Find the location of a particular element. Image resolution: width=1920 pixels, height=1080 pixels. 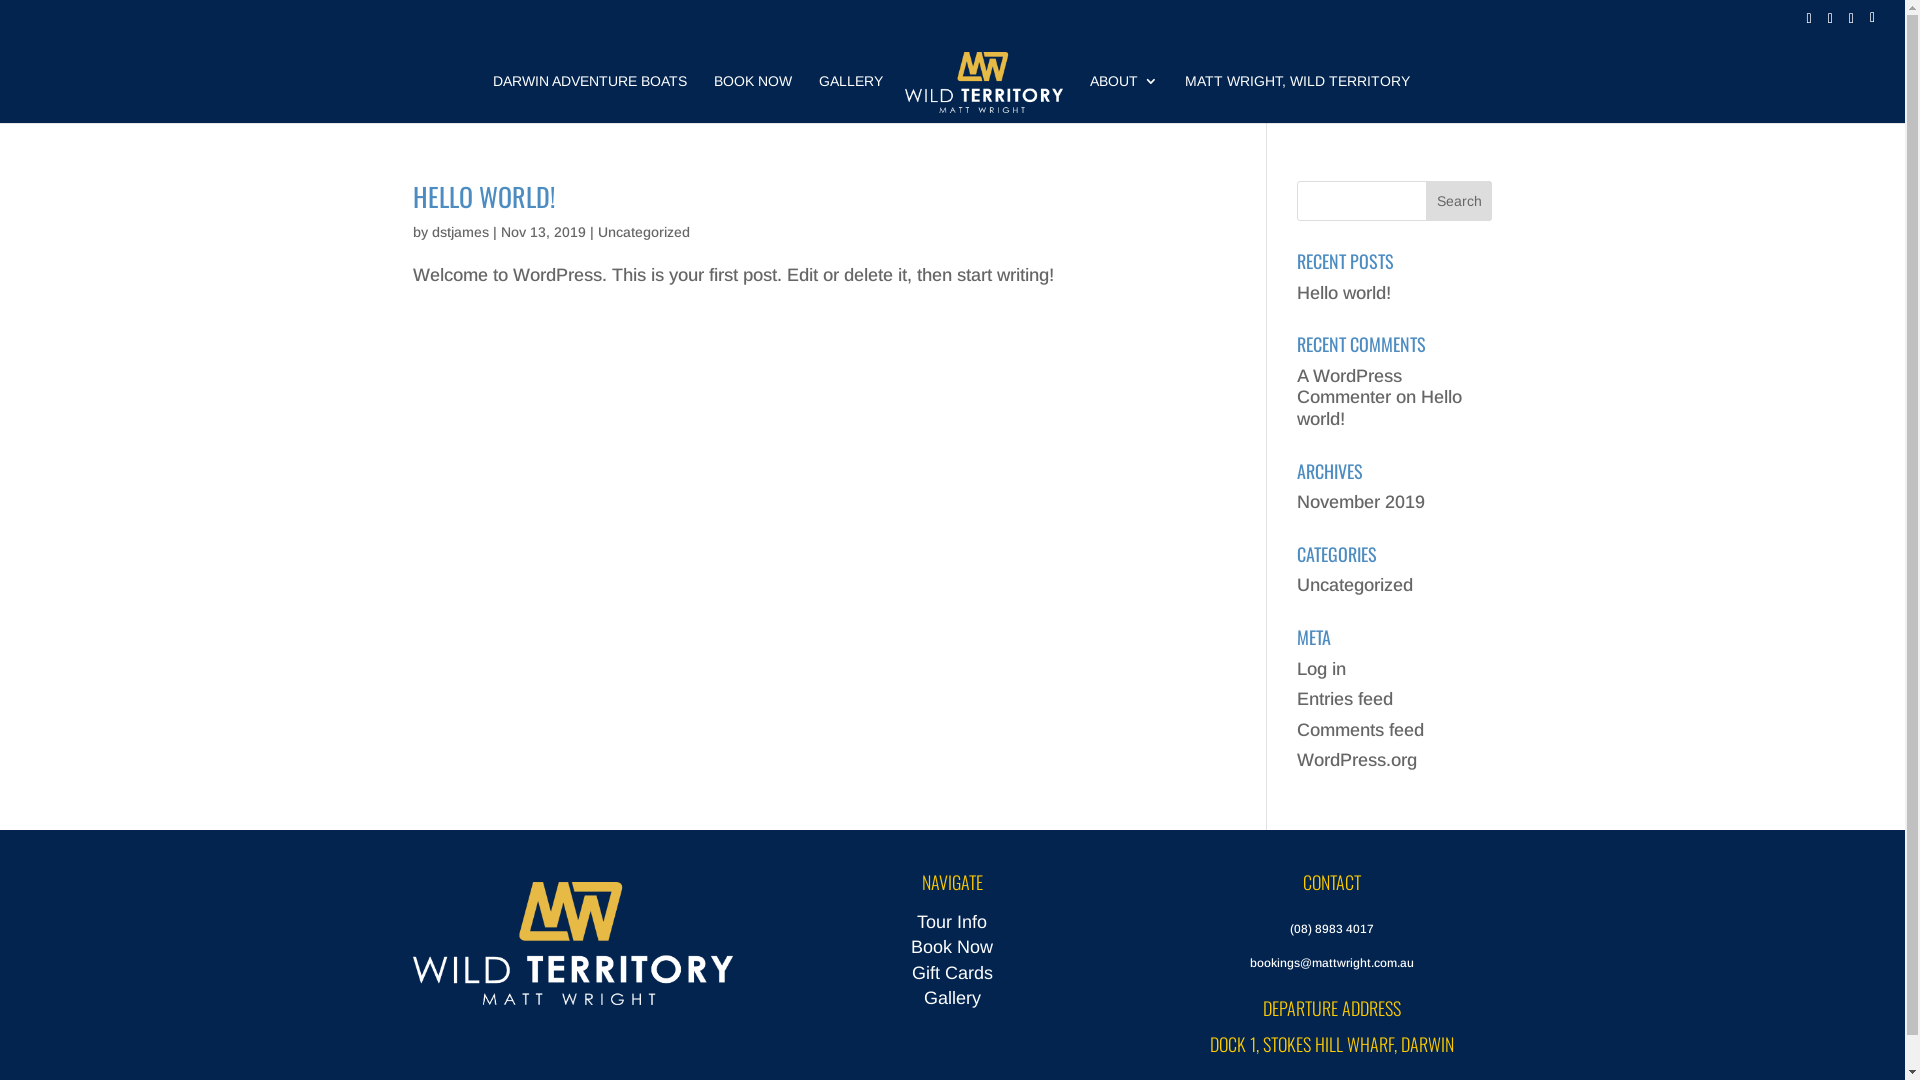

'November 2019' is located at coordinates (1360, 500).